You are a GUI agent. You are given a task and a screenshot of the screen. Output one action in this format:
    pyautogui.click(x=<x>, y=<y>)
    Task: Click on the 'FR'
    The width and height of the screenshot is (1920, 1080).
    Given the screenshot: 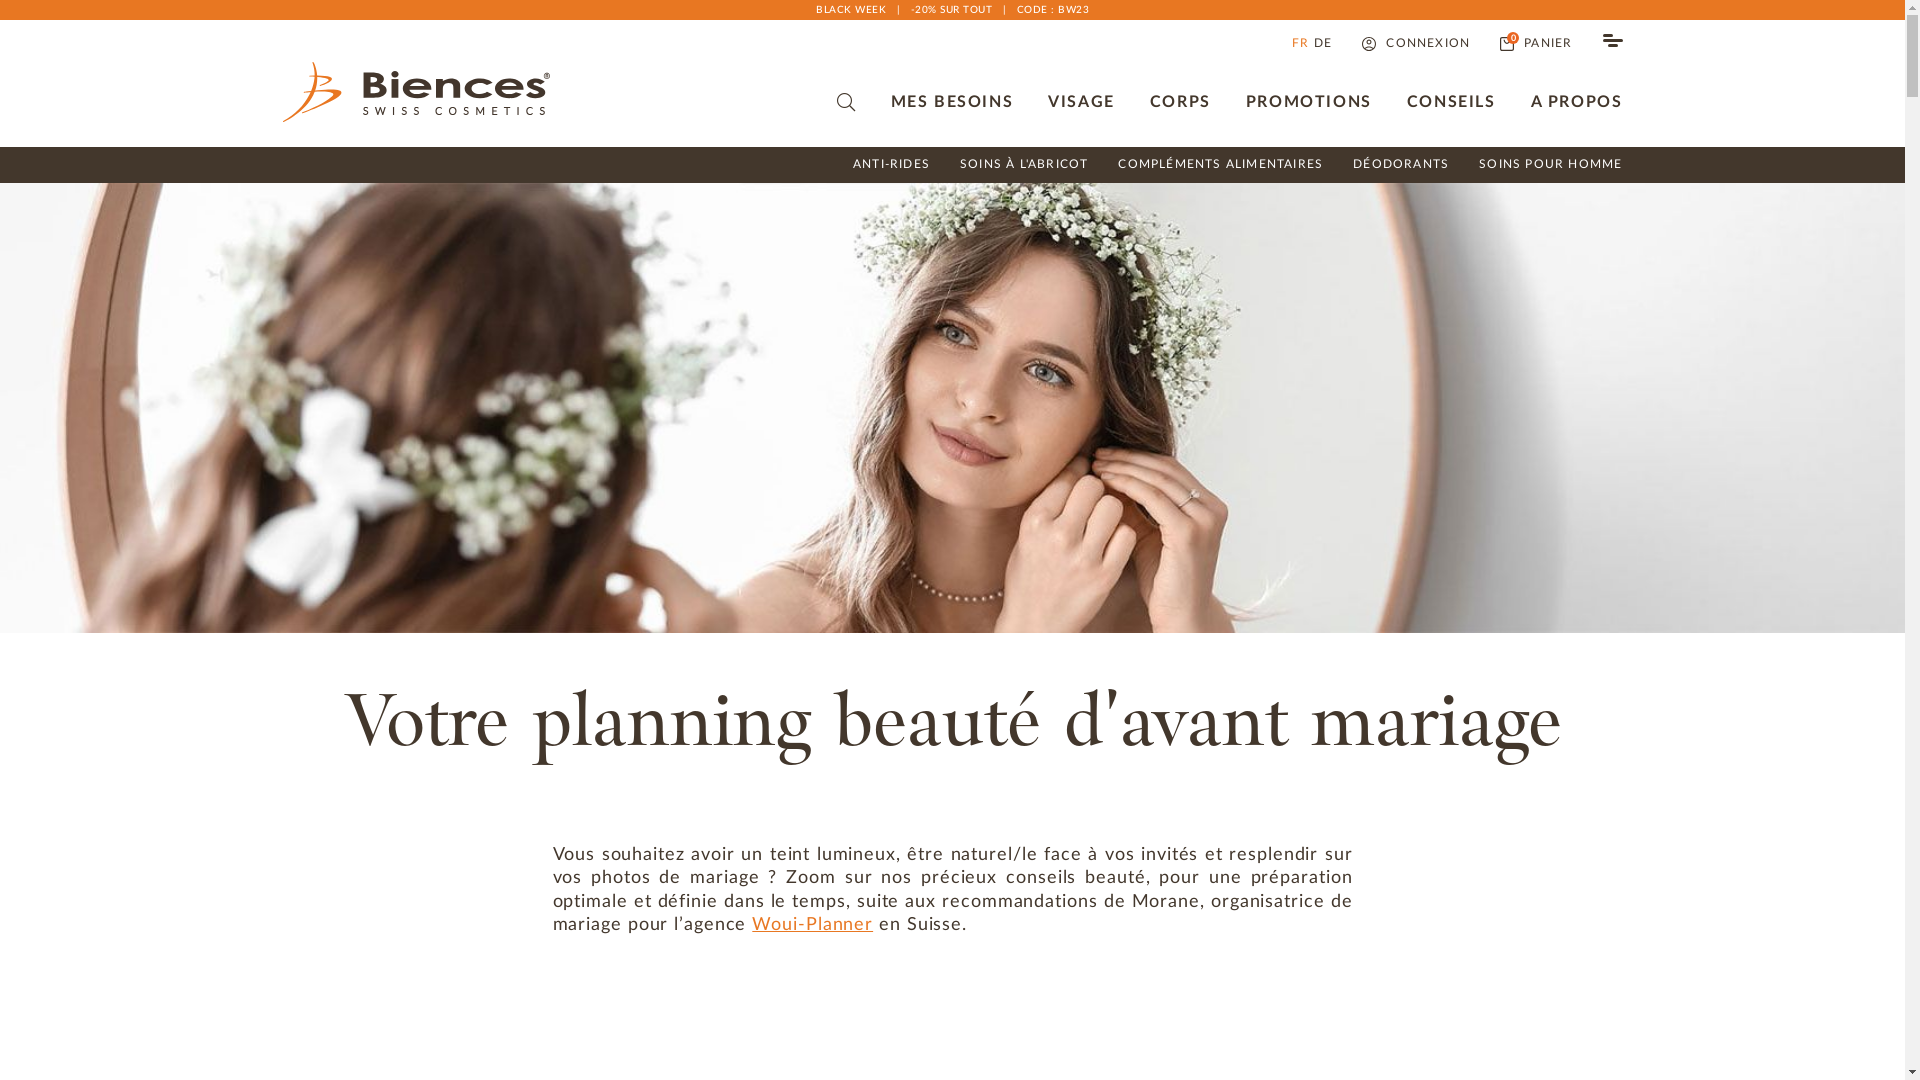 What is the action you would take?
    pyautogui.click(x=1300, y=43)
    